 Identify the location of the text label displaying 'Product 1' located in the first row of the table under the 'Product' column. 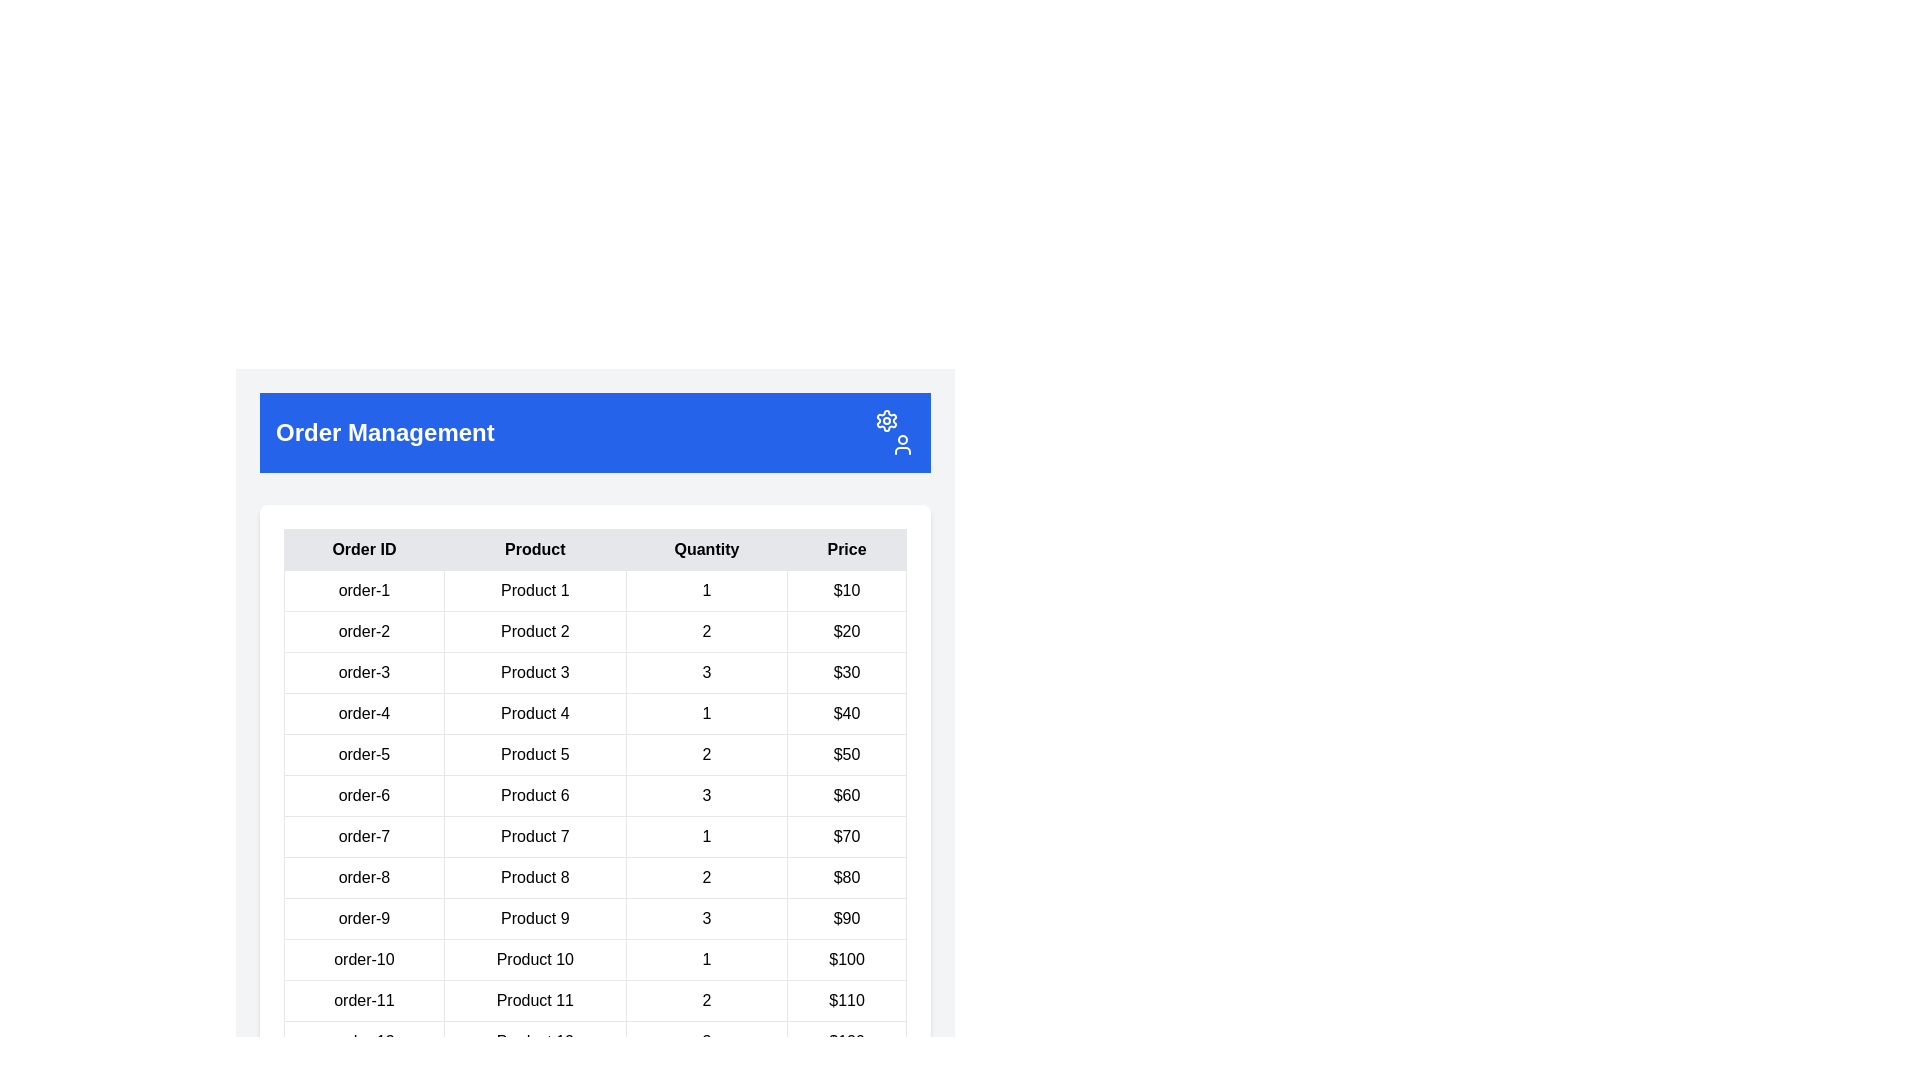
(535, 589).